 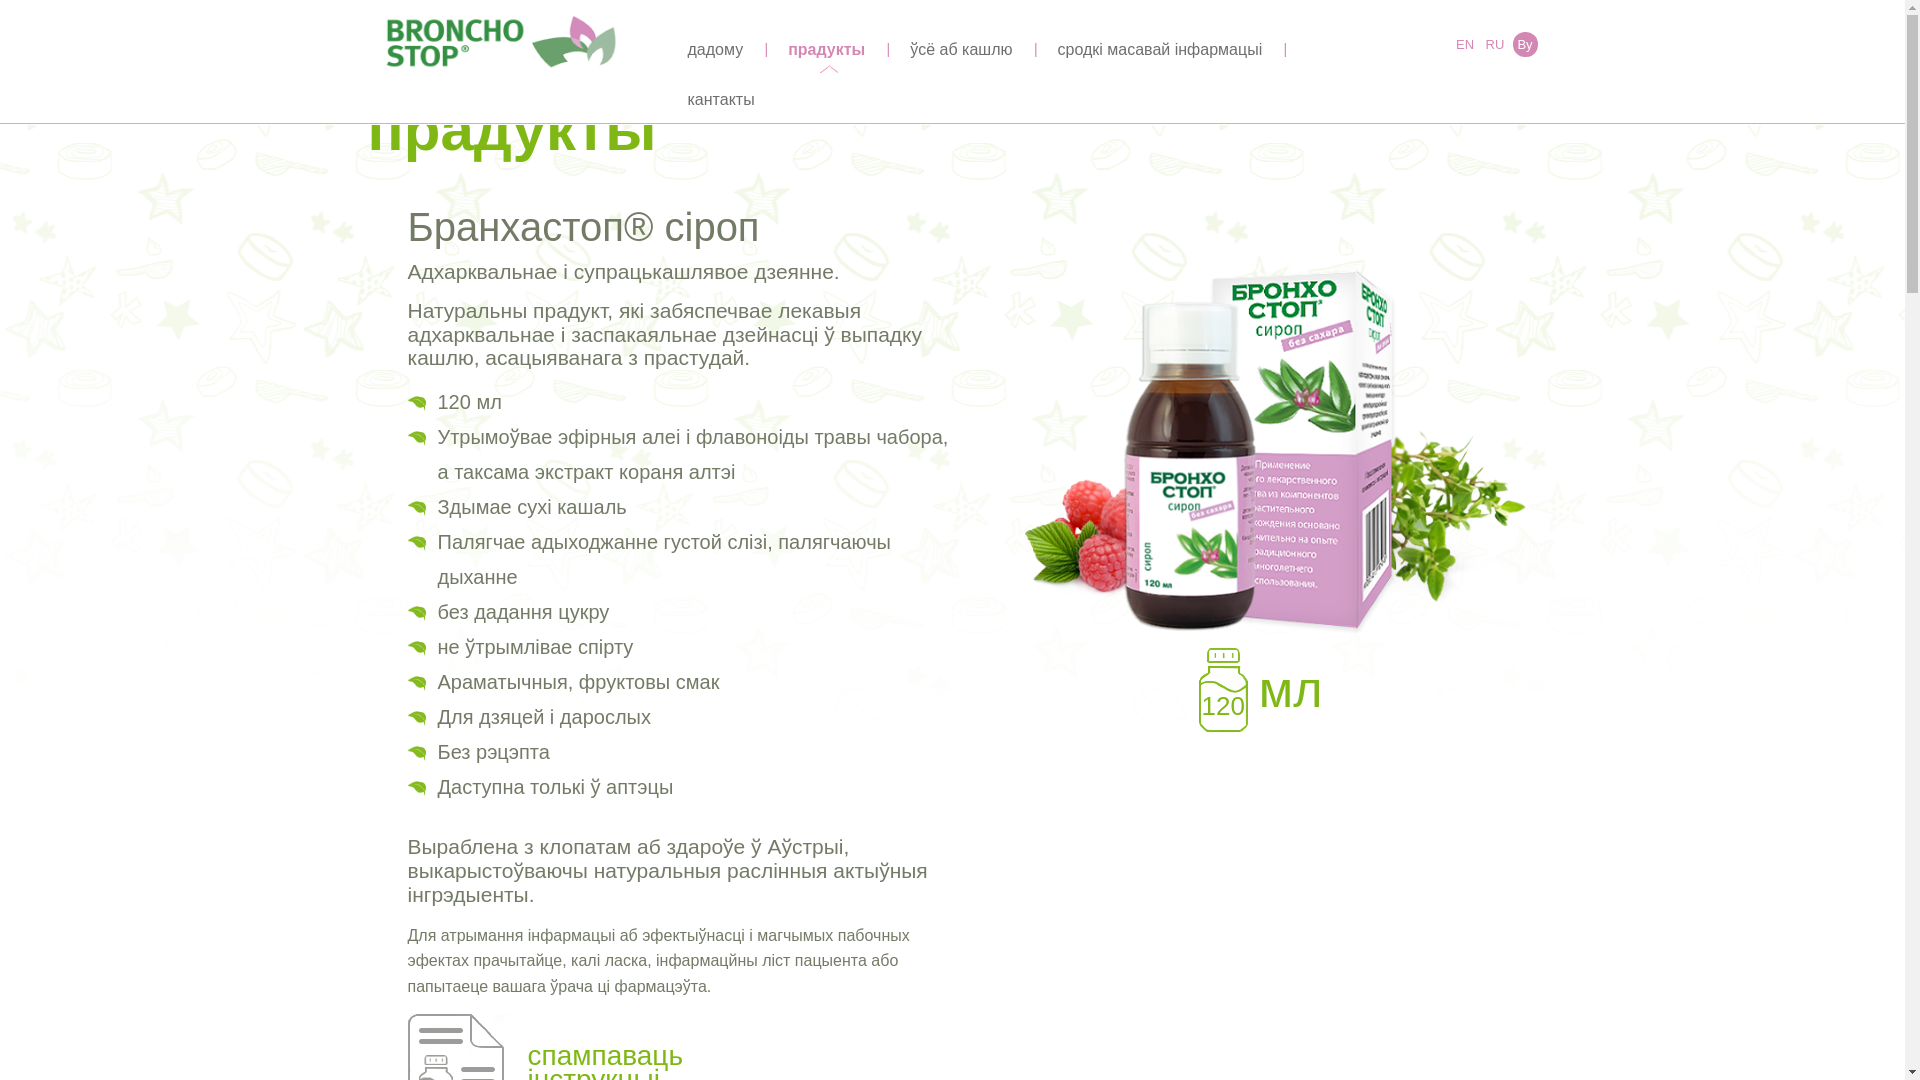 What do you see at coordinates (1512, 44) in the screenshot?
I see `'By'` at bounding box center [1512, 44].